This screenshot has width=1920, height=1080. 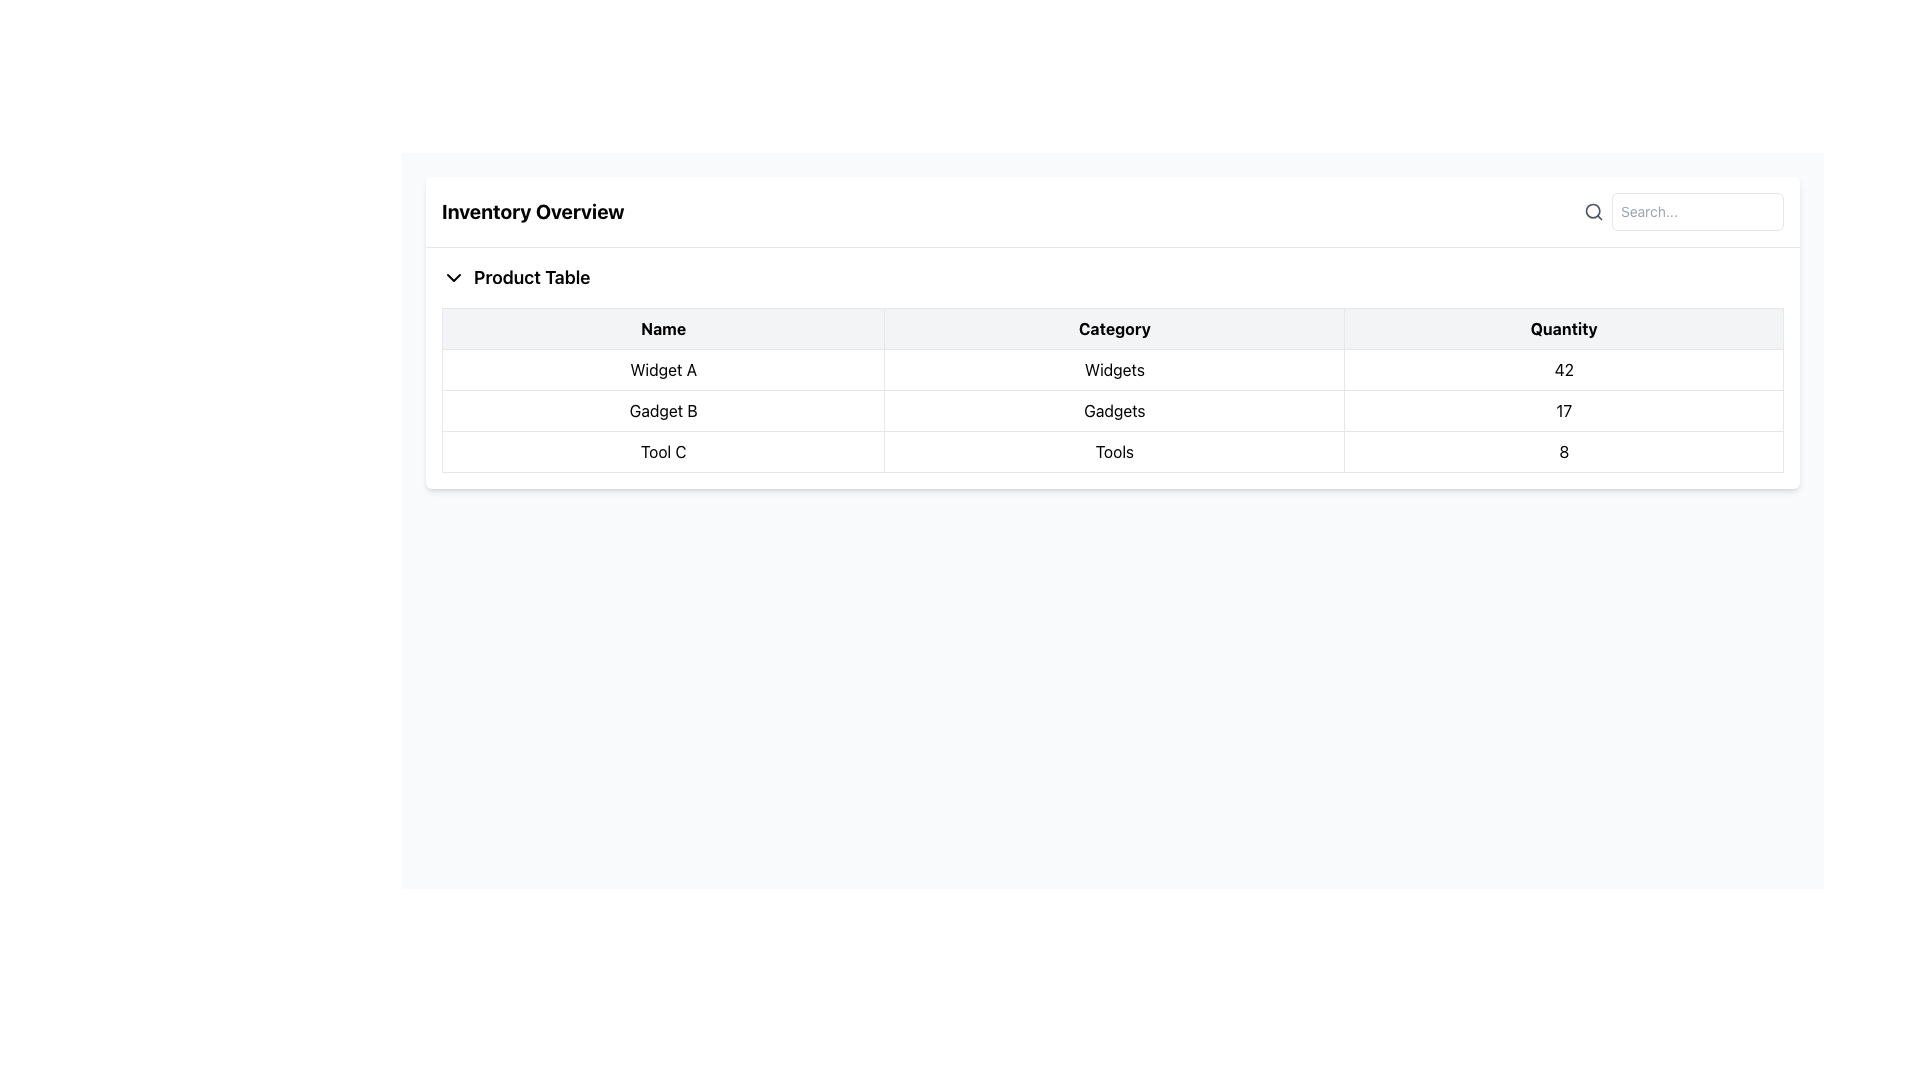 I want to click on the static text label that serves as a title for the section, located centrally below the 'Inventory Overview' header and adjacent to a chevron icon, so click(x=532, y=277).